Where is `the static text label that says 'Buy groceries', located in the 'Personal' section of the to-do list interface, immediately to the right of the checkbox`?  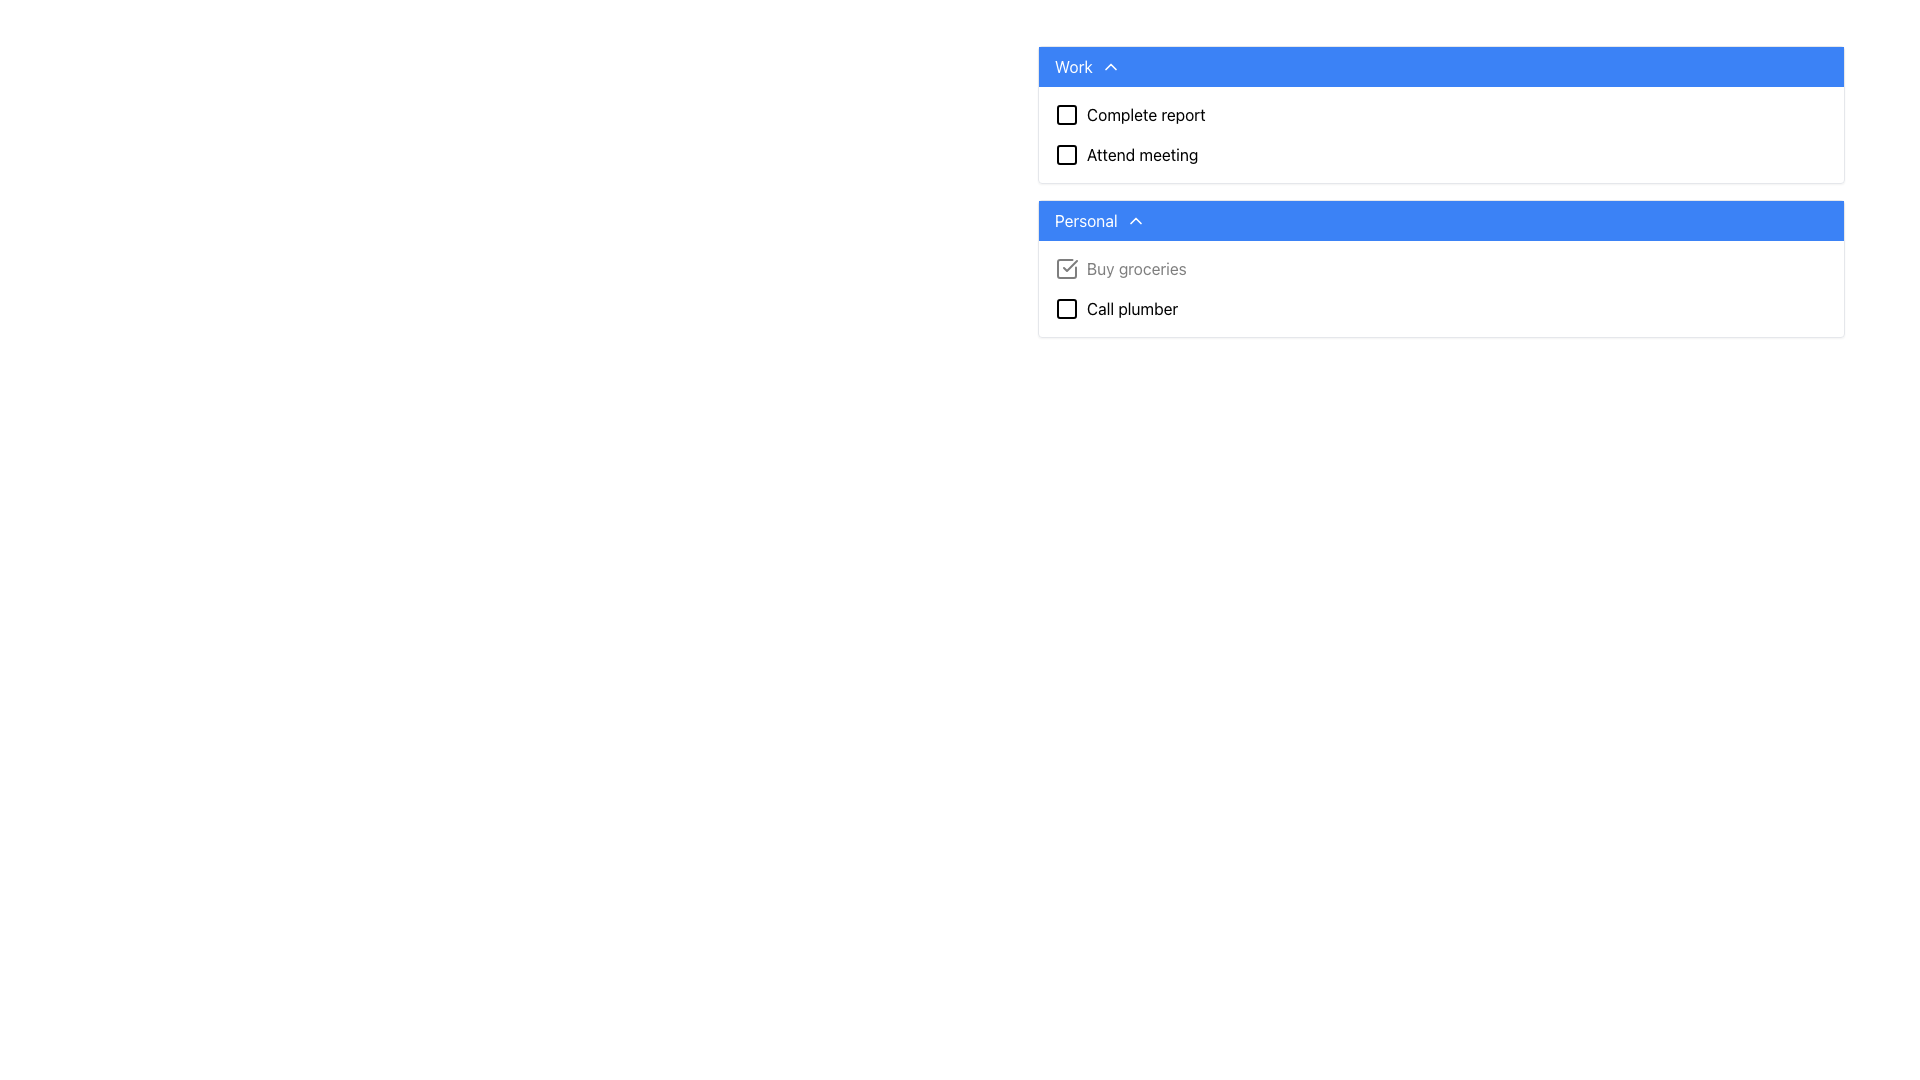 the static text label that says 'Buy groceries', located in the 'Personal' section of the to-do list interface, immediately to the right of the checkbox is located at coordinates (1136, 268).